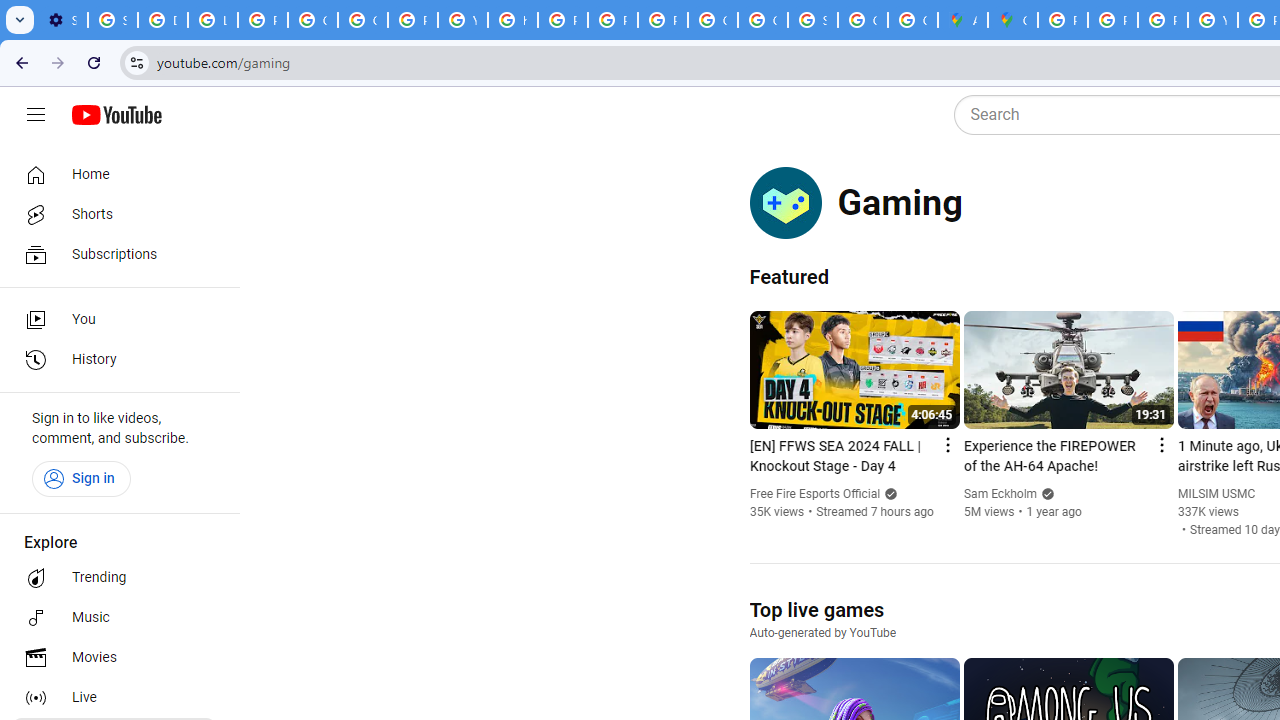 The image size is (1280, 720). Describe the element at coordinates (112, 360) in the screenshot. I see `'History'` at that location.